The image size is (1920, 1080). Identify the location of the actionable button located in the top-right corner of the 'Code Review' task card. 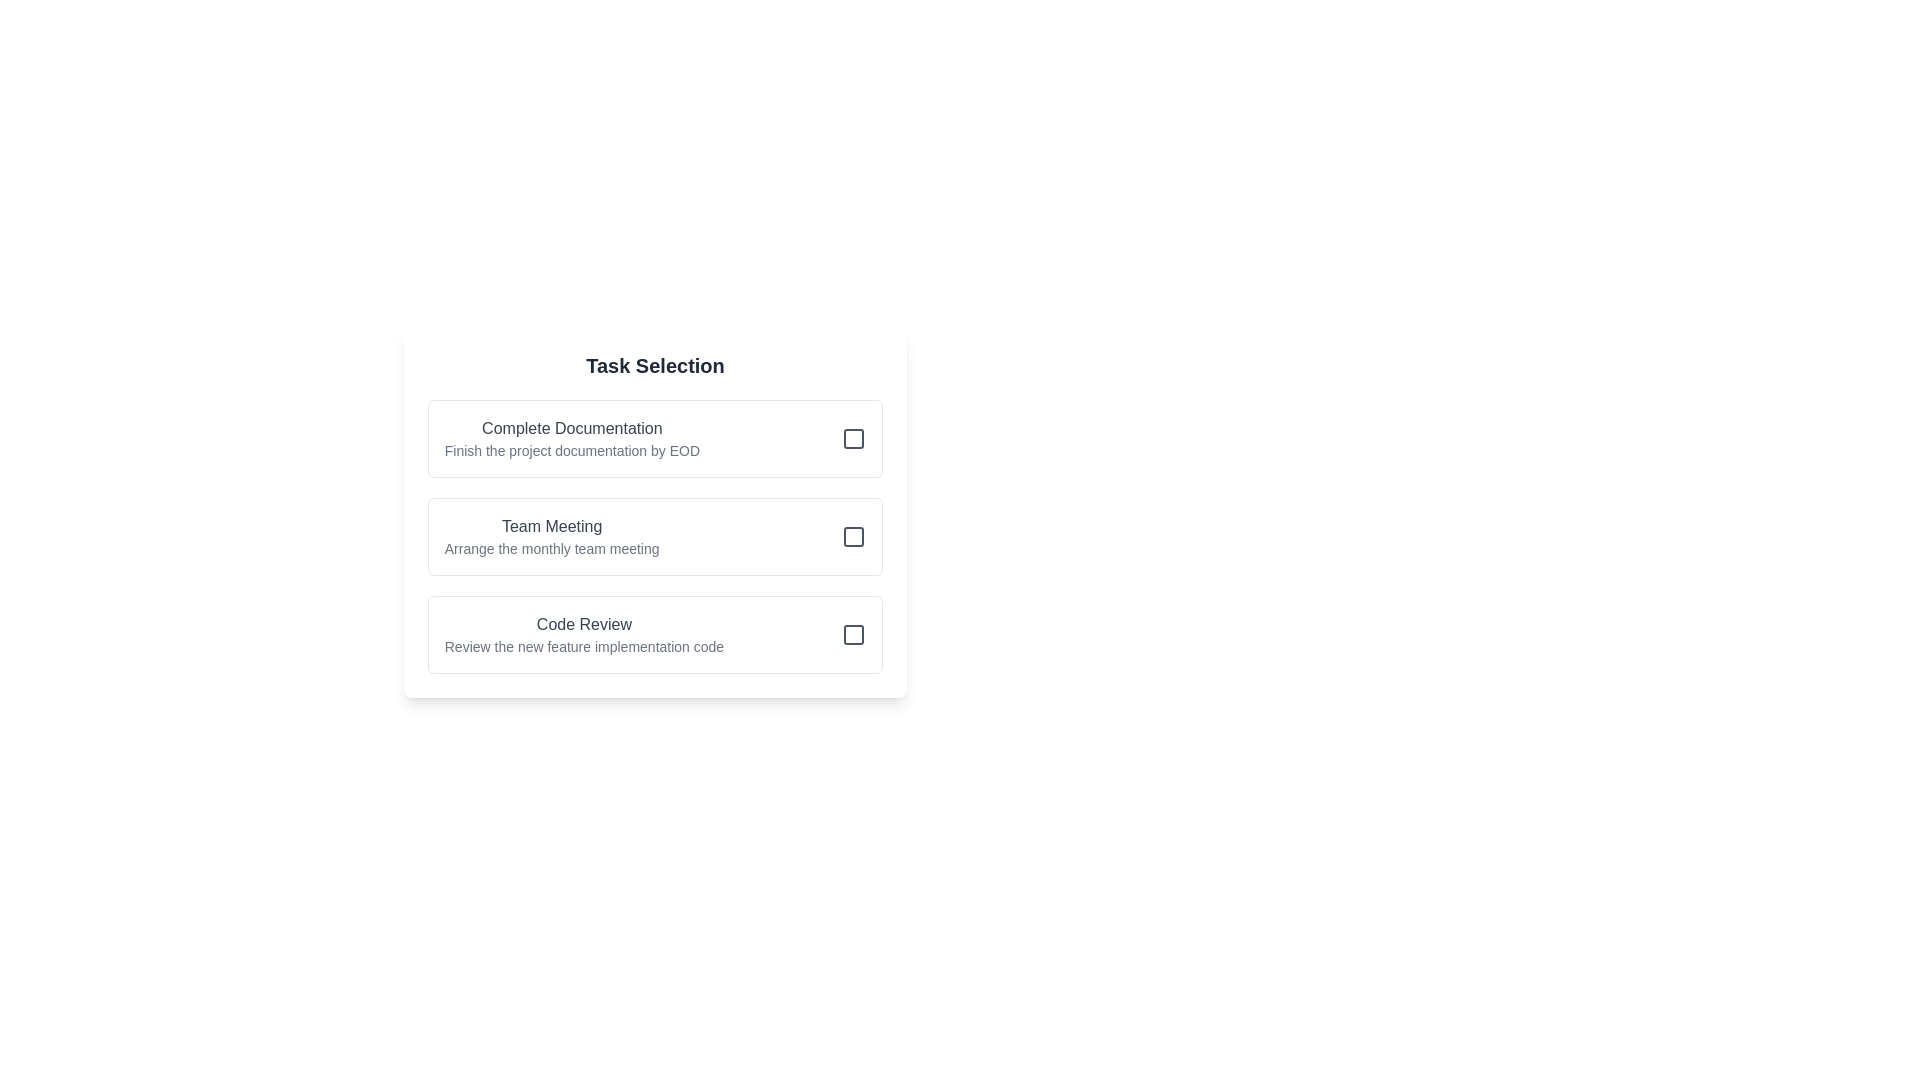
(854, 635).